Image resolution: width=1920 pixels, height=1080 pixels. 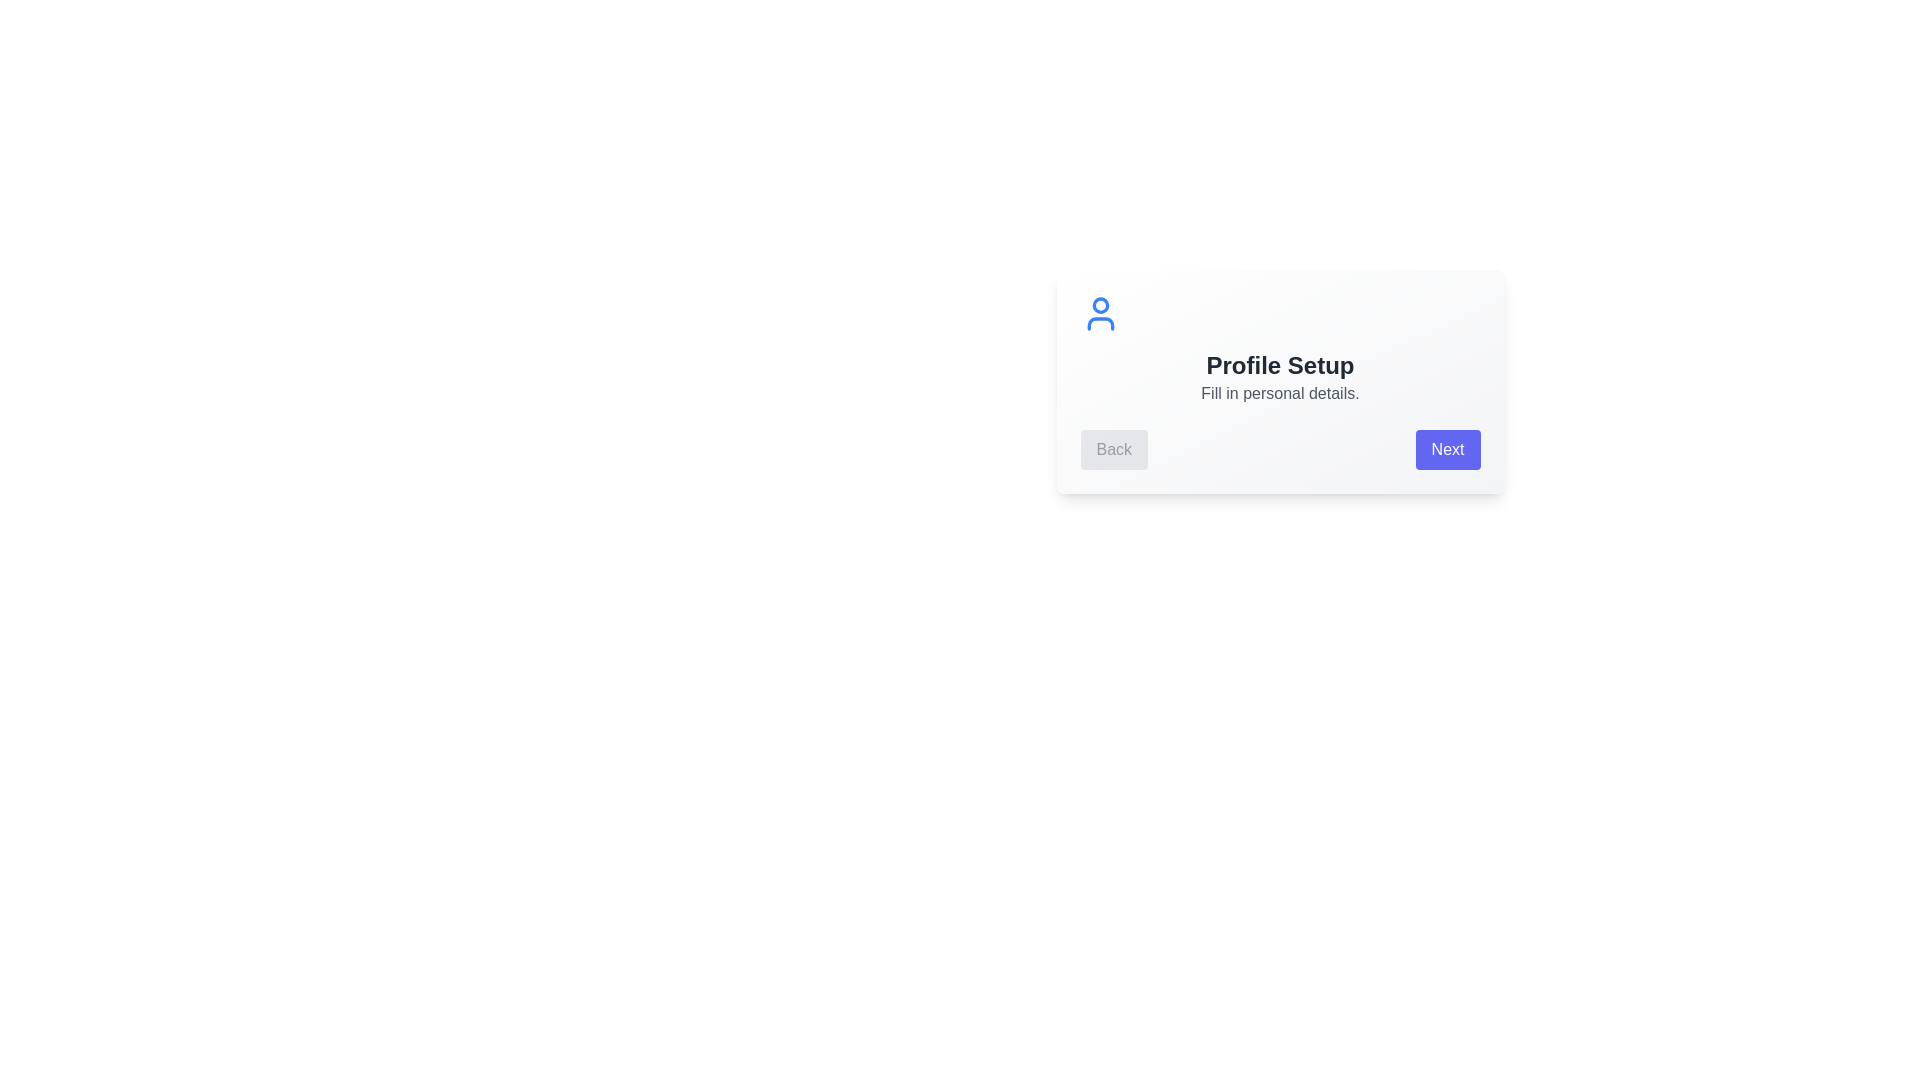 What do you see at coordinates (1448, 450) in the screenshot?
I see `the 'Next' button to navigate to the next step` at bounding box center [1448, 450].